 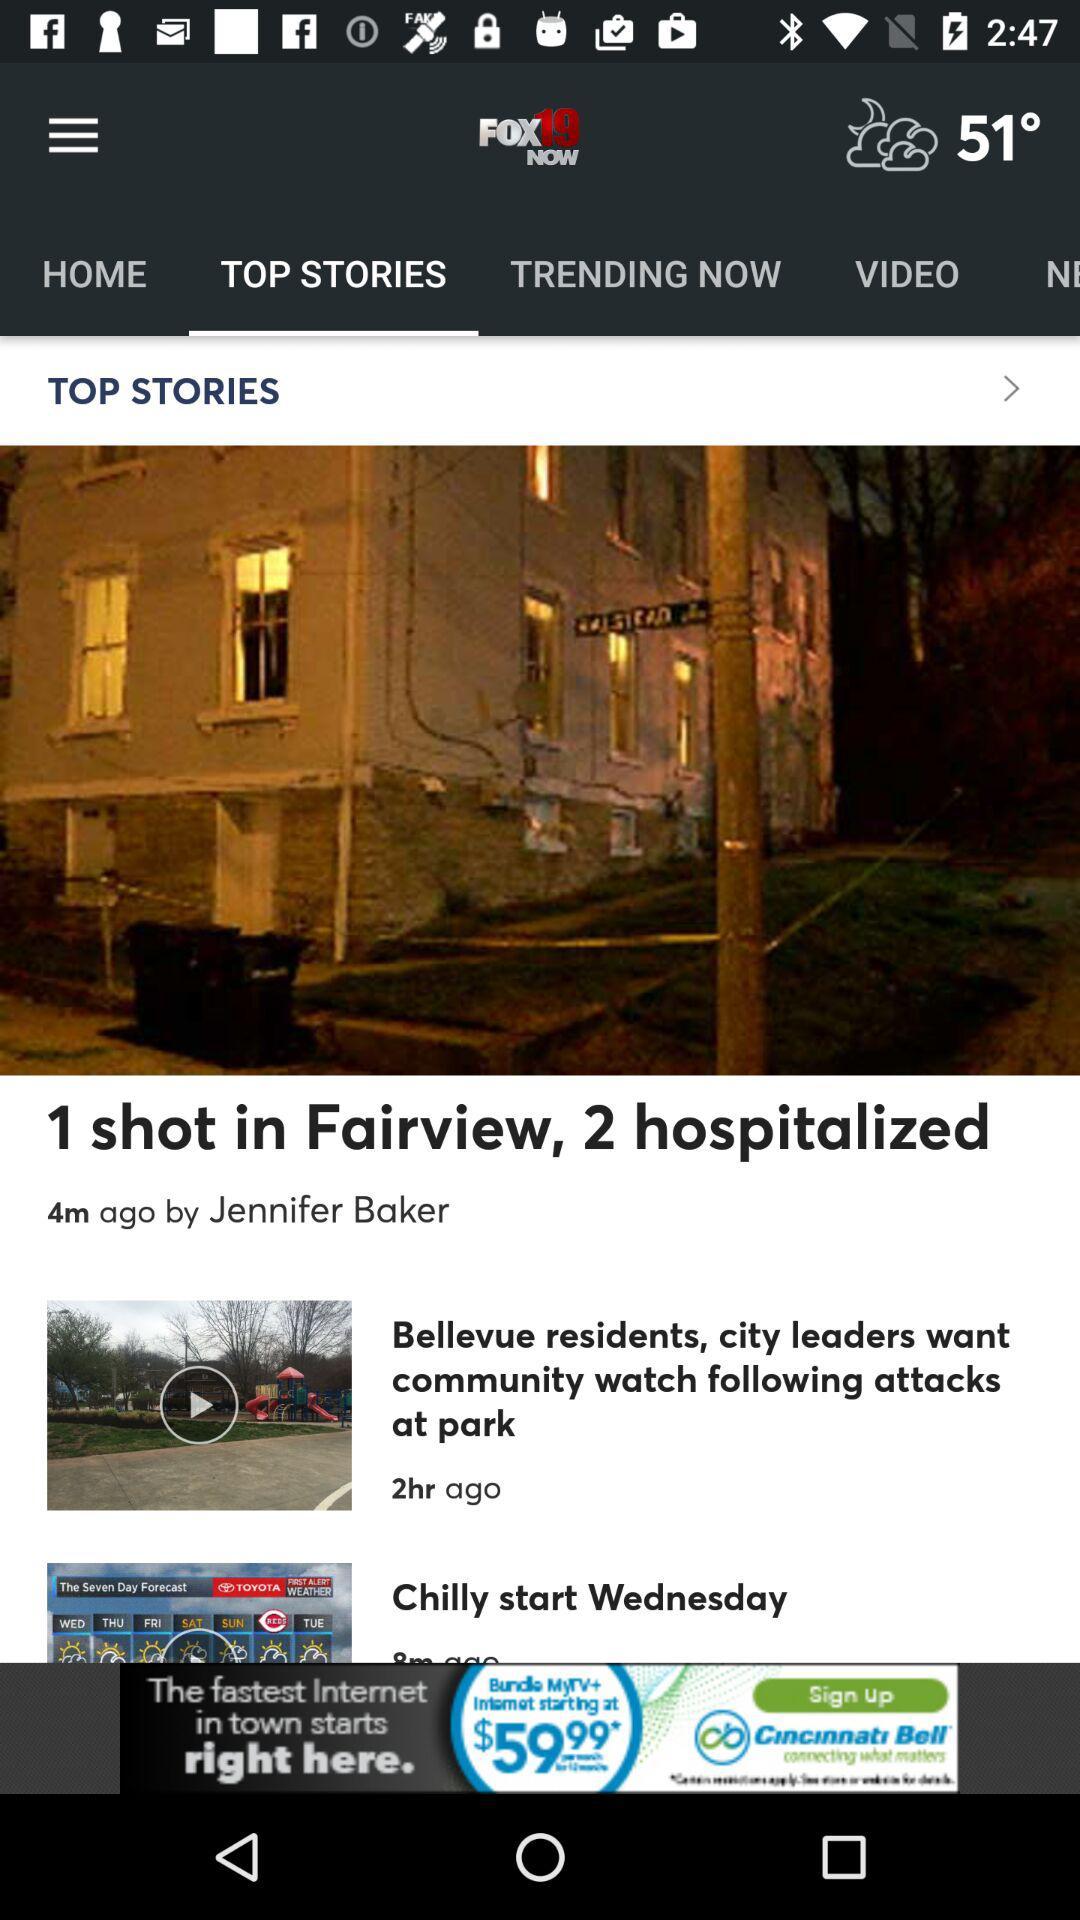 I want to click on advertisement, so click(x=540, y=1727).